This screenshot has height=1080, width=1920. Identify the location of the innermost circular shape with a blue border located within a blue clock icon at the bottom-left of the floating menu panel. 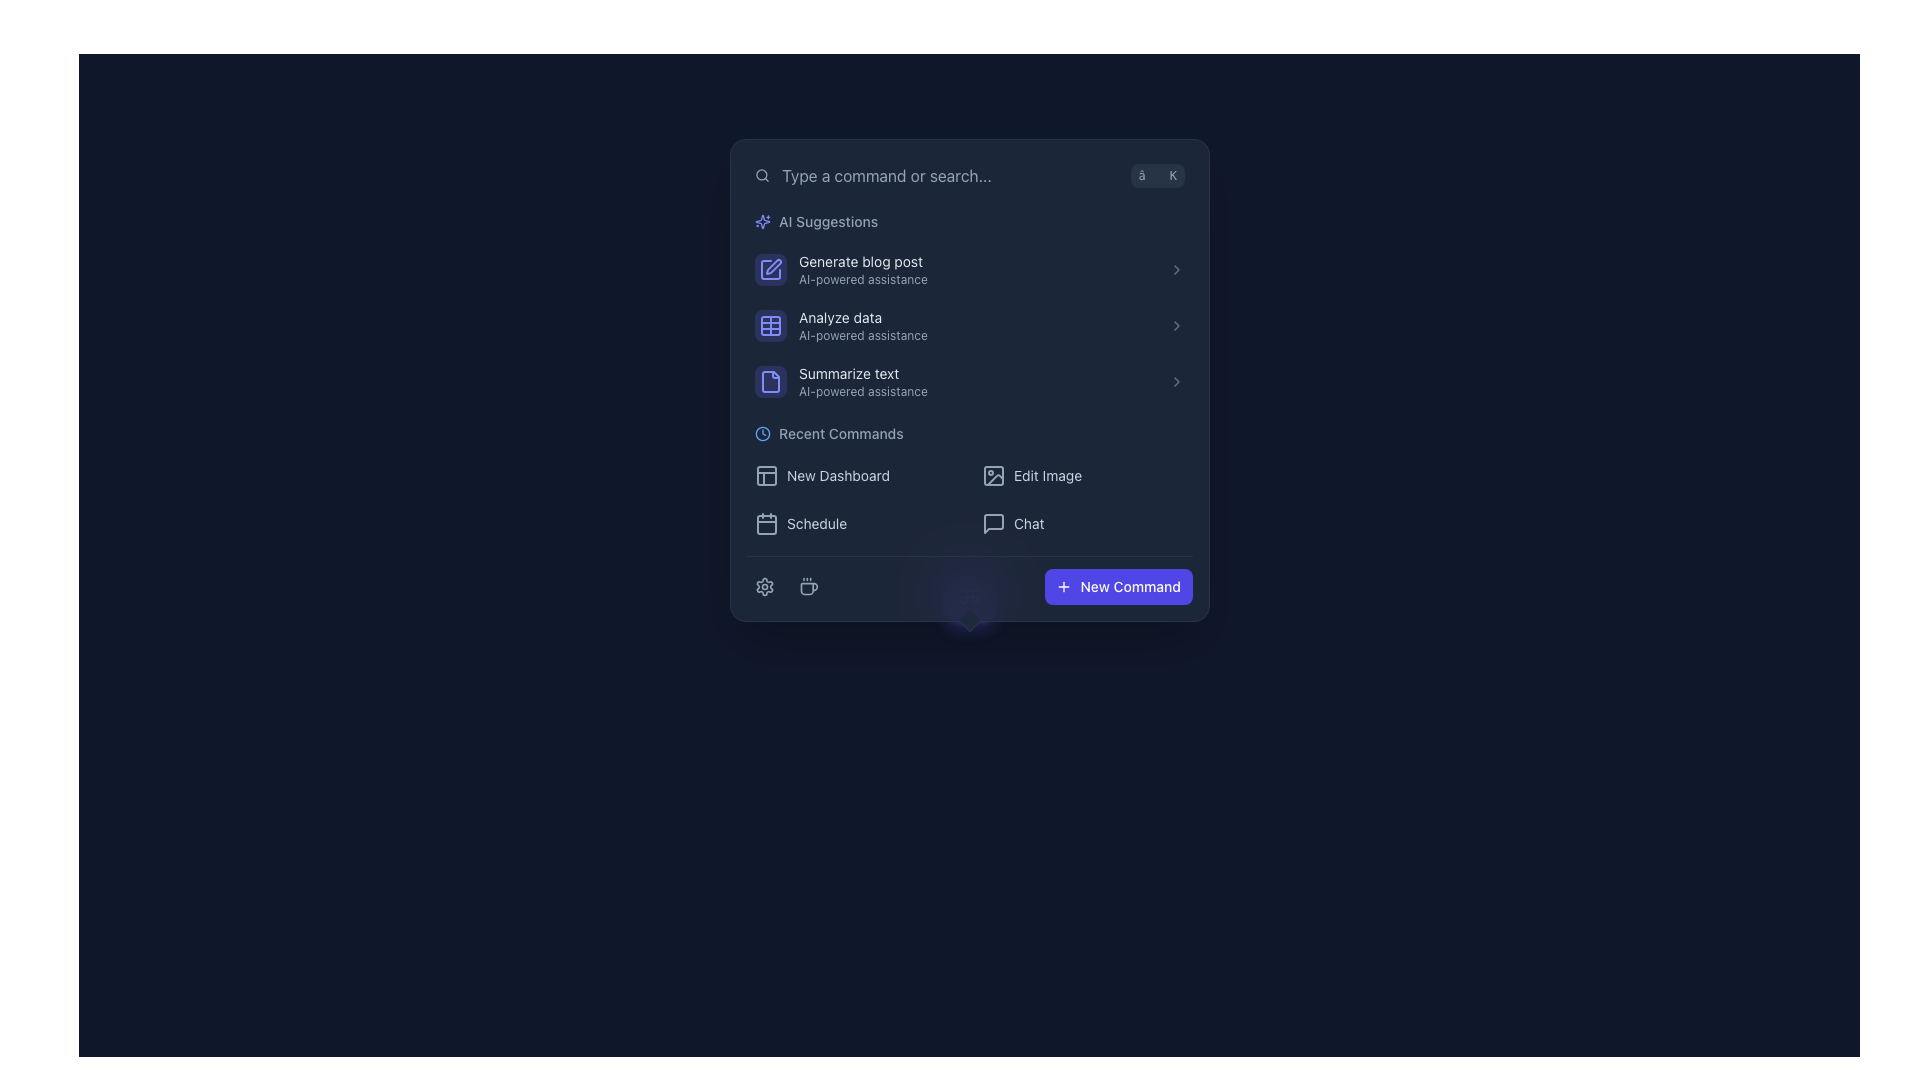
(761, 433).